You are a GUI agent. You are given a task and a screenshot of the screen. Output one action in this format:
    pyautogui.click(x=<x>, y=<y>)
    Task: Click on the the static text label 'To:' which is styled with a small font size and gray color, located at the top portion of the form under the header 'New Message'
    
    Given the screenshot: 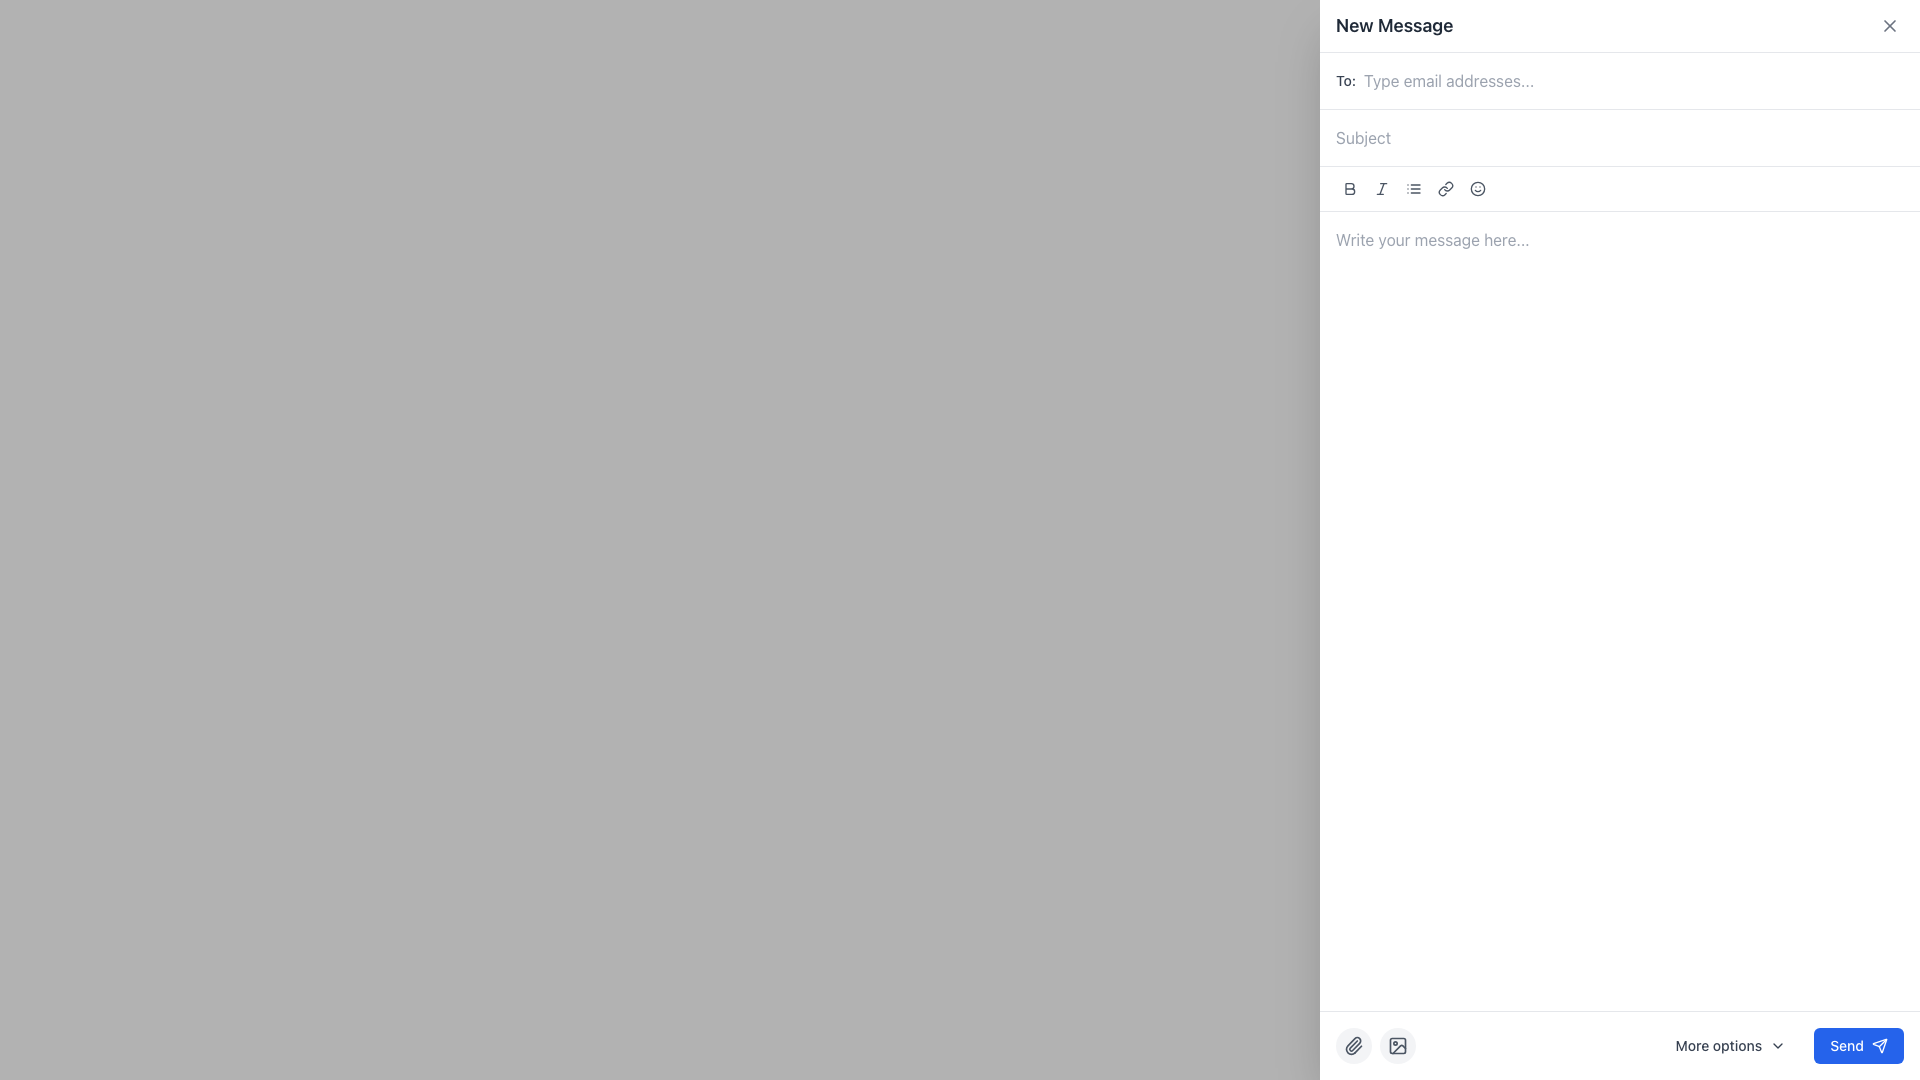 What is the action you would take?
    pyautogui.click(x=1345, y=80)
    